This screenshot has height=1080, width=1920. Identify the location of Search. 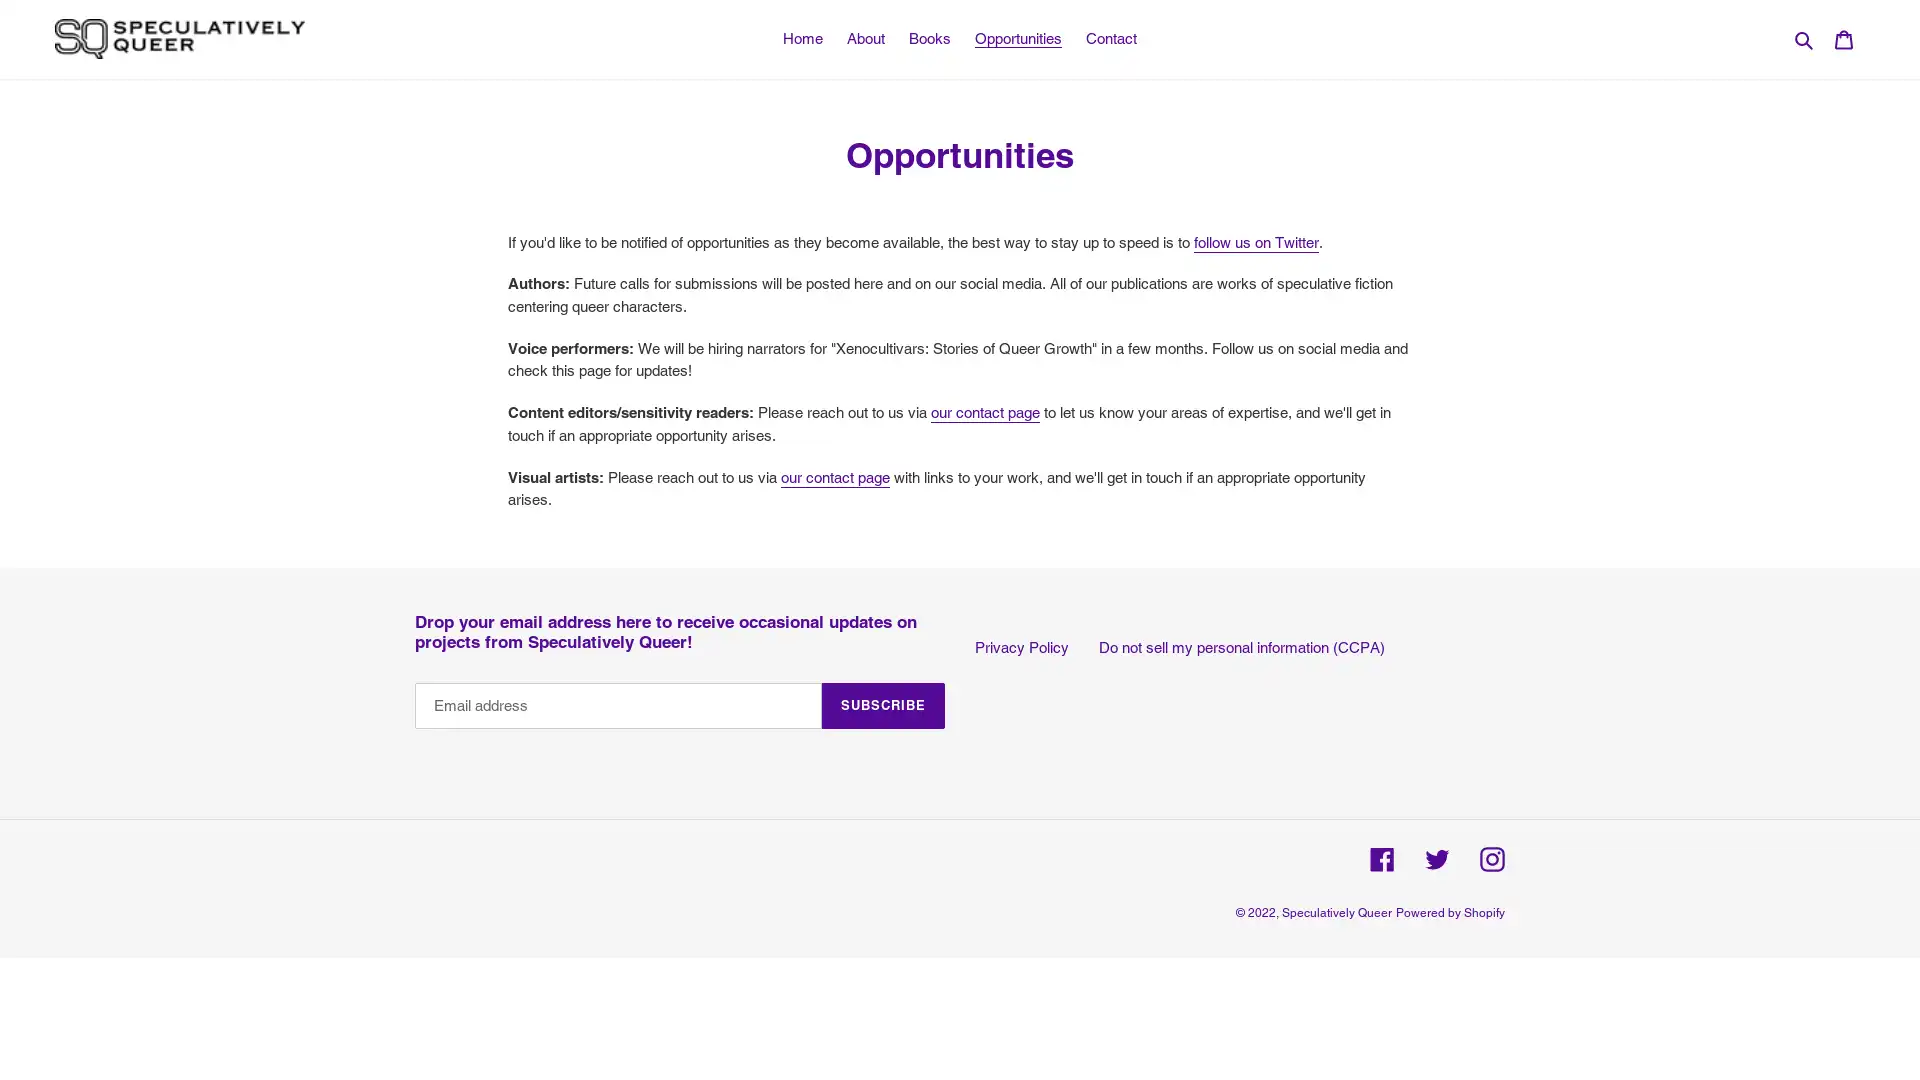
(1805, 38).